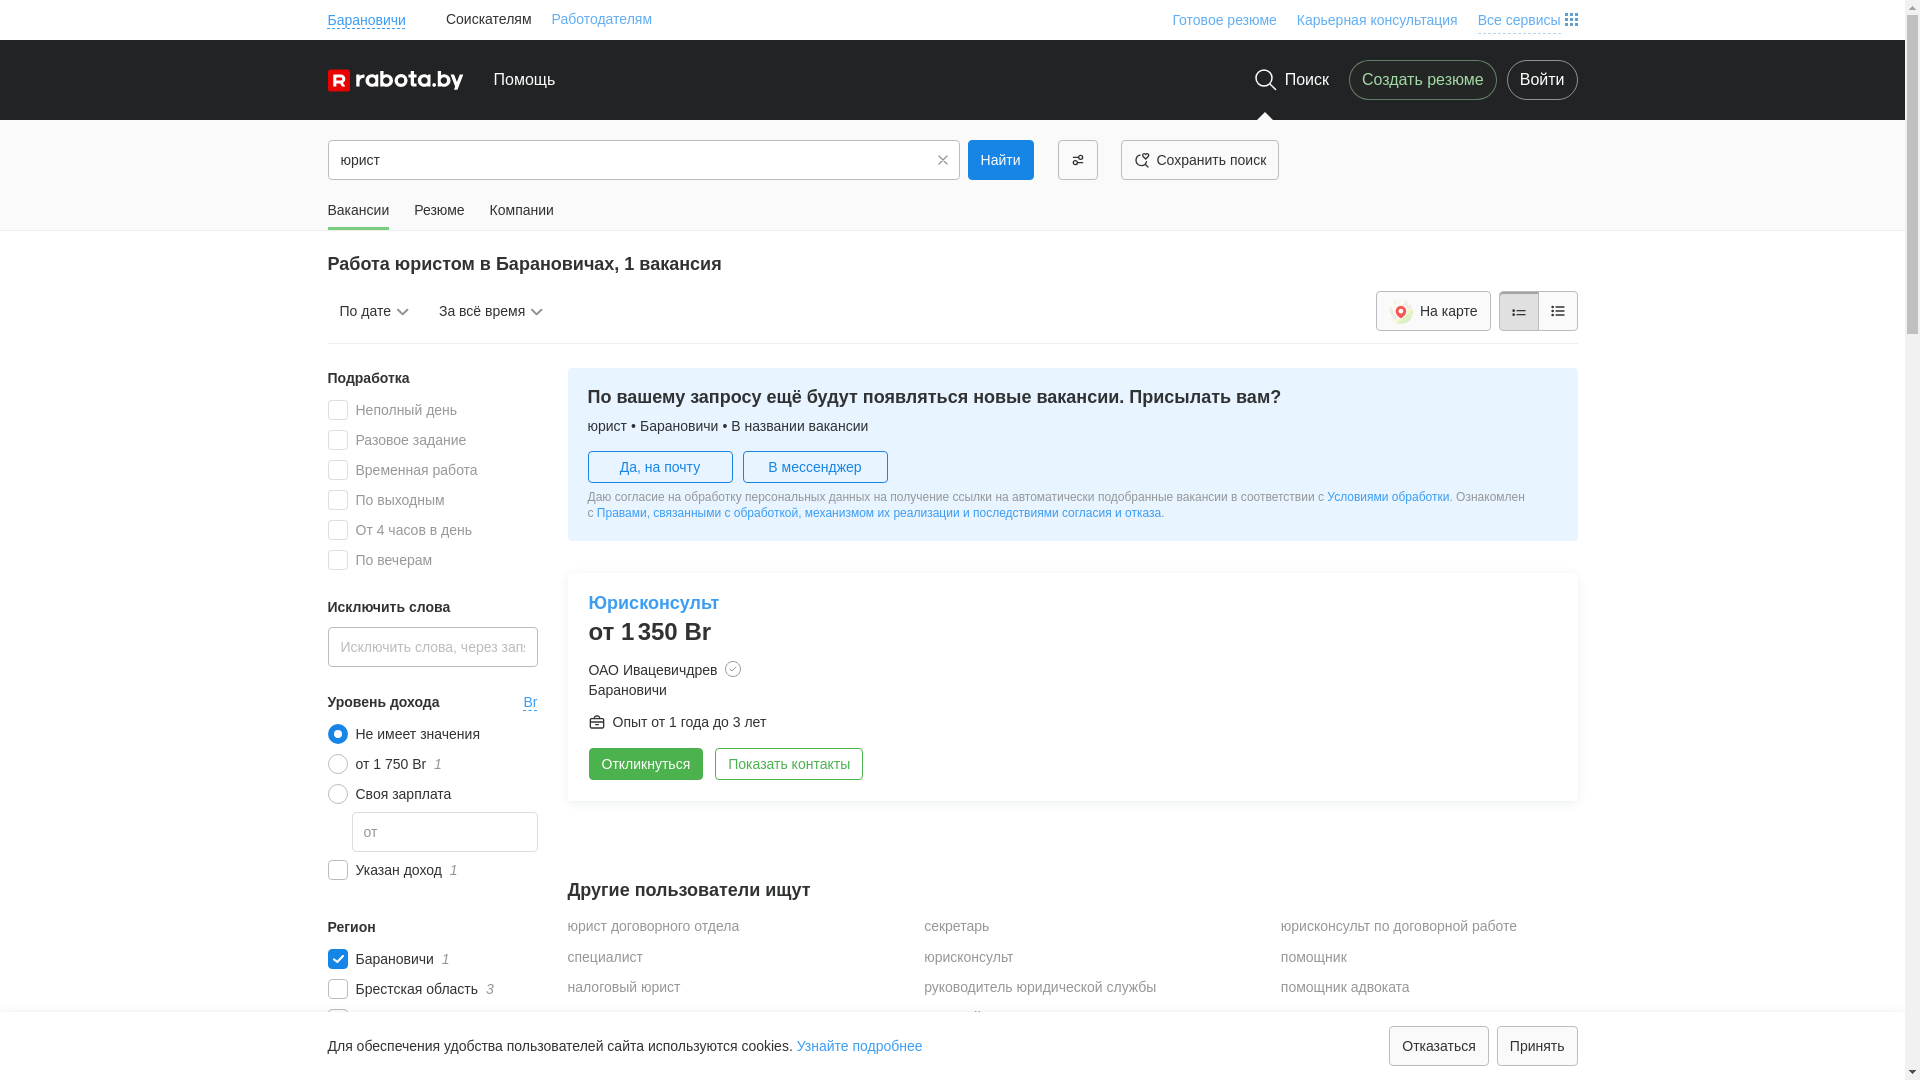 This screenshot has width=1920, height=1080. Describe the element at coordinates (941, 158) in the screenshot. I see `'Clear'` at that location.